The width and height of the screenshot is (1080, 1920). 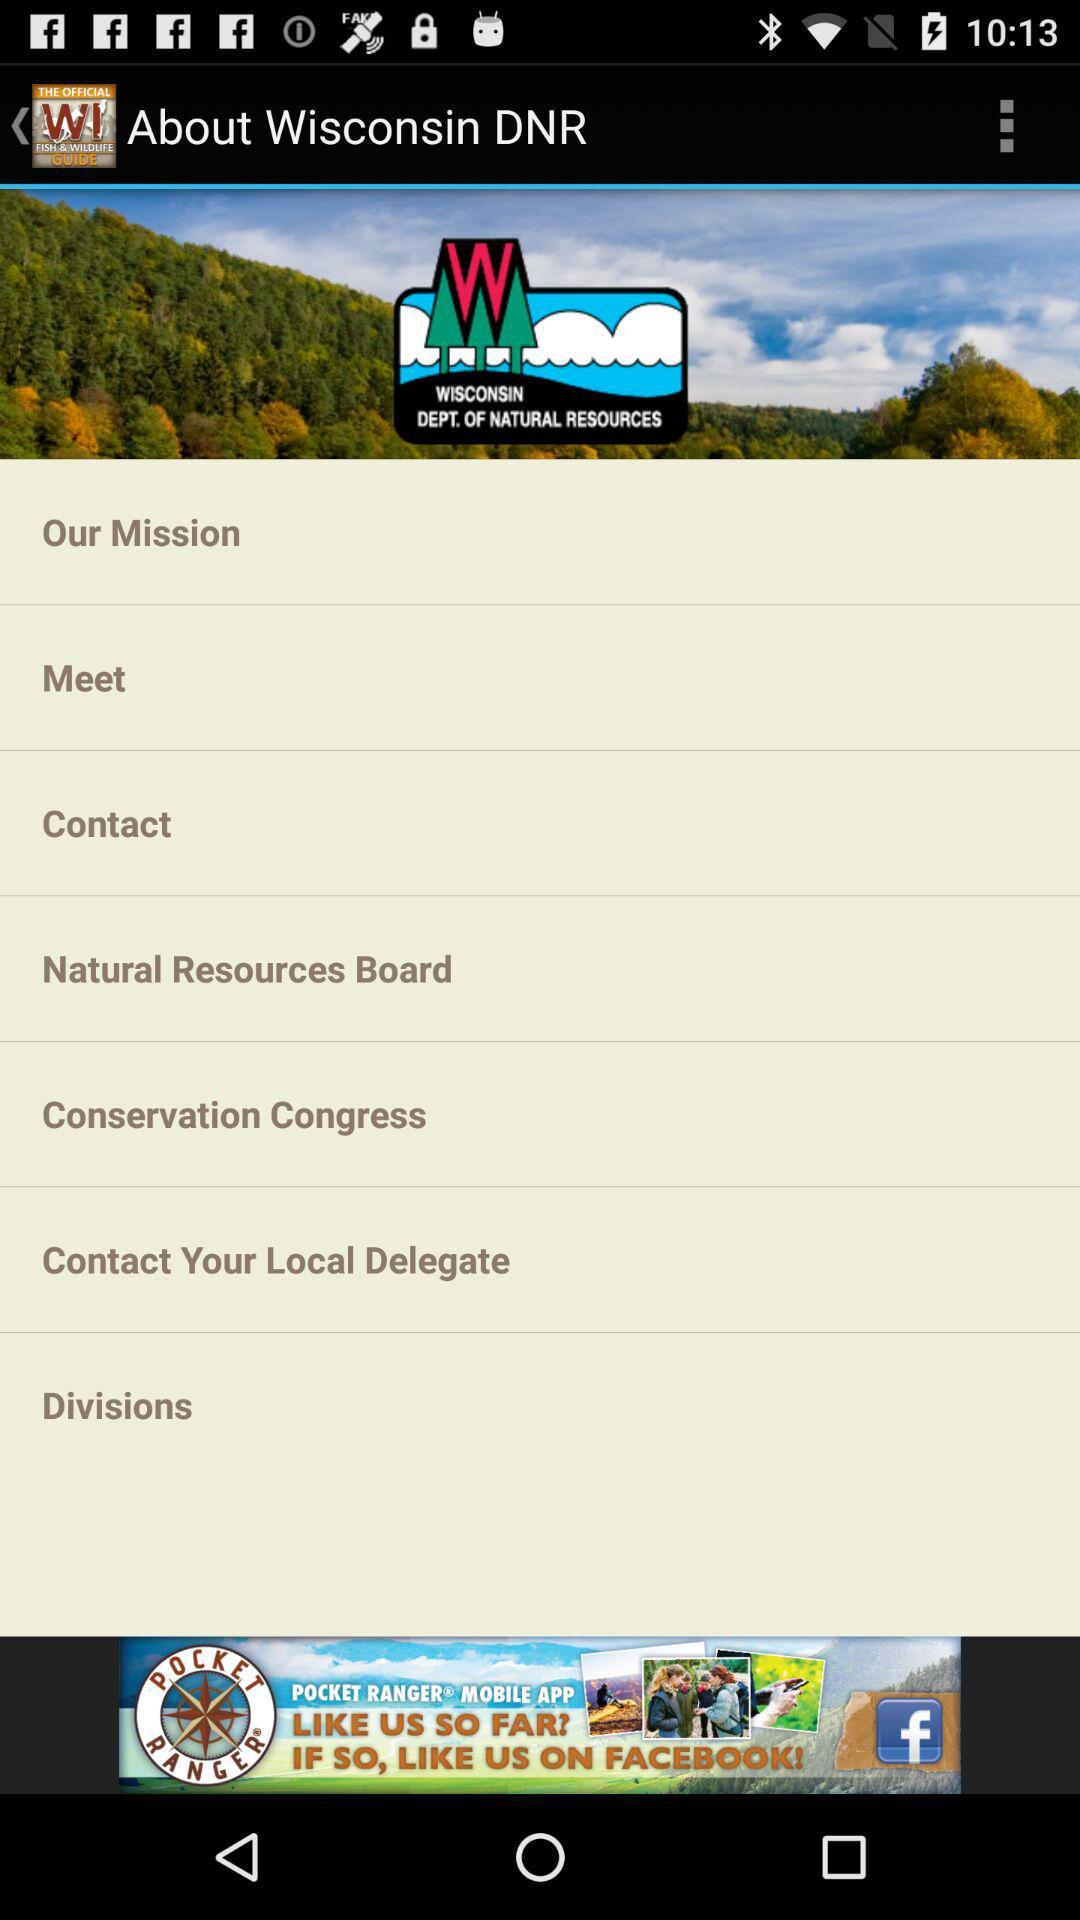 What do you see at coordinates (540, 1714) in the screenshot?
I see `advertisement option` at bounding box center [540, 1714].